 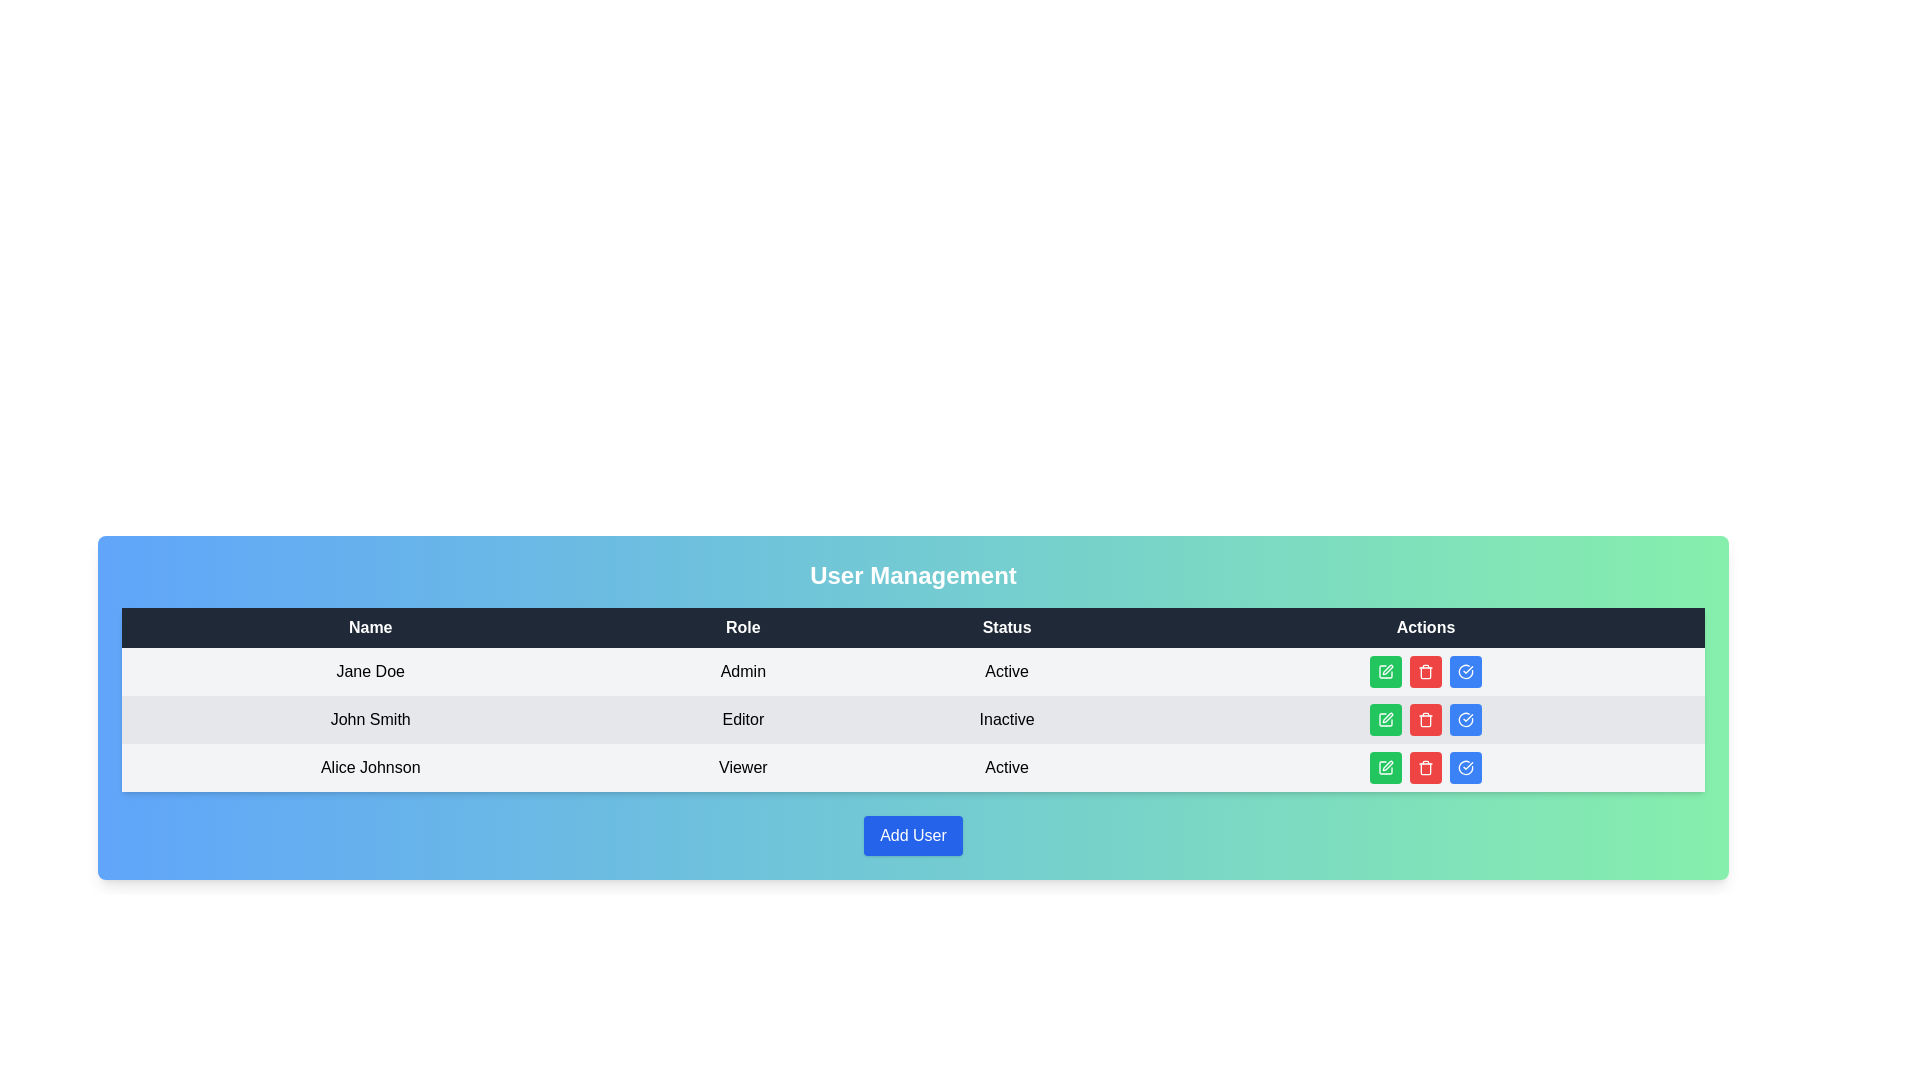 I want to click on the first SVG icon in the 'Actions' column of the row for 'John Smith', which resembles a square with additional features, so click(x=1385, y=671).